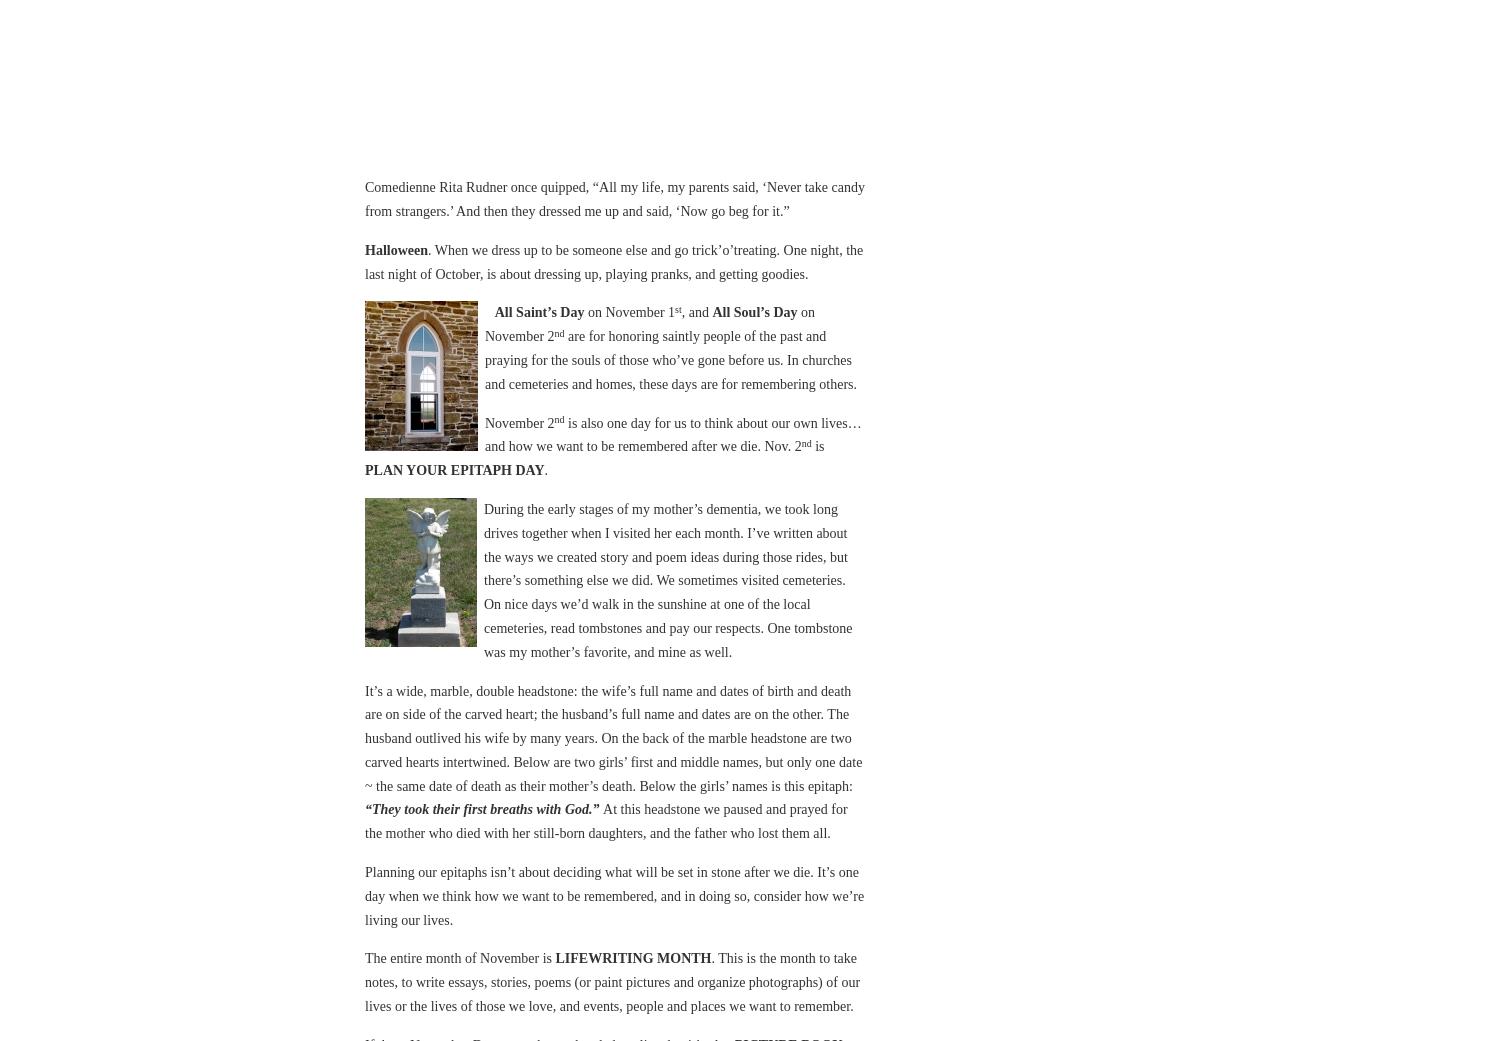  Describe the element at coordinates (633, 958) in the screenshot. I see `'LIFEWRITING MONTH'` at that location.